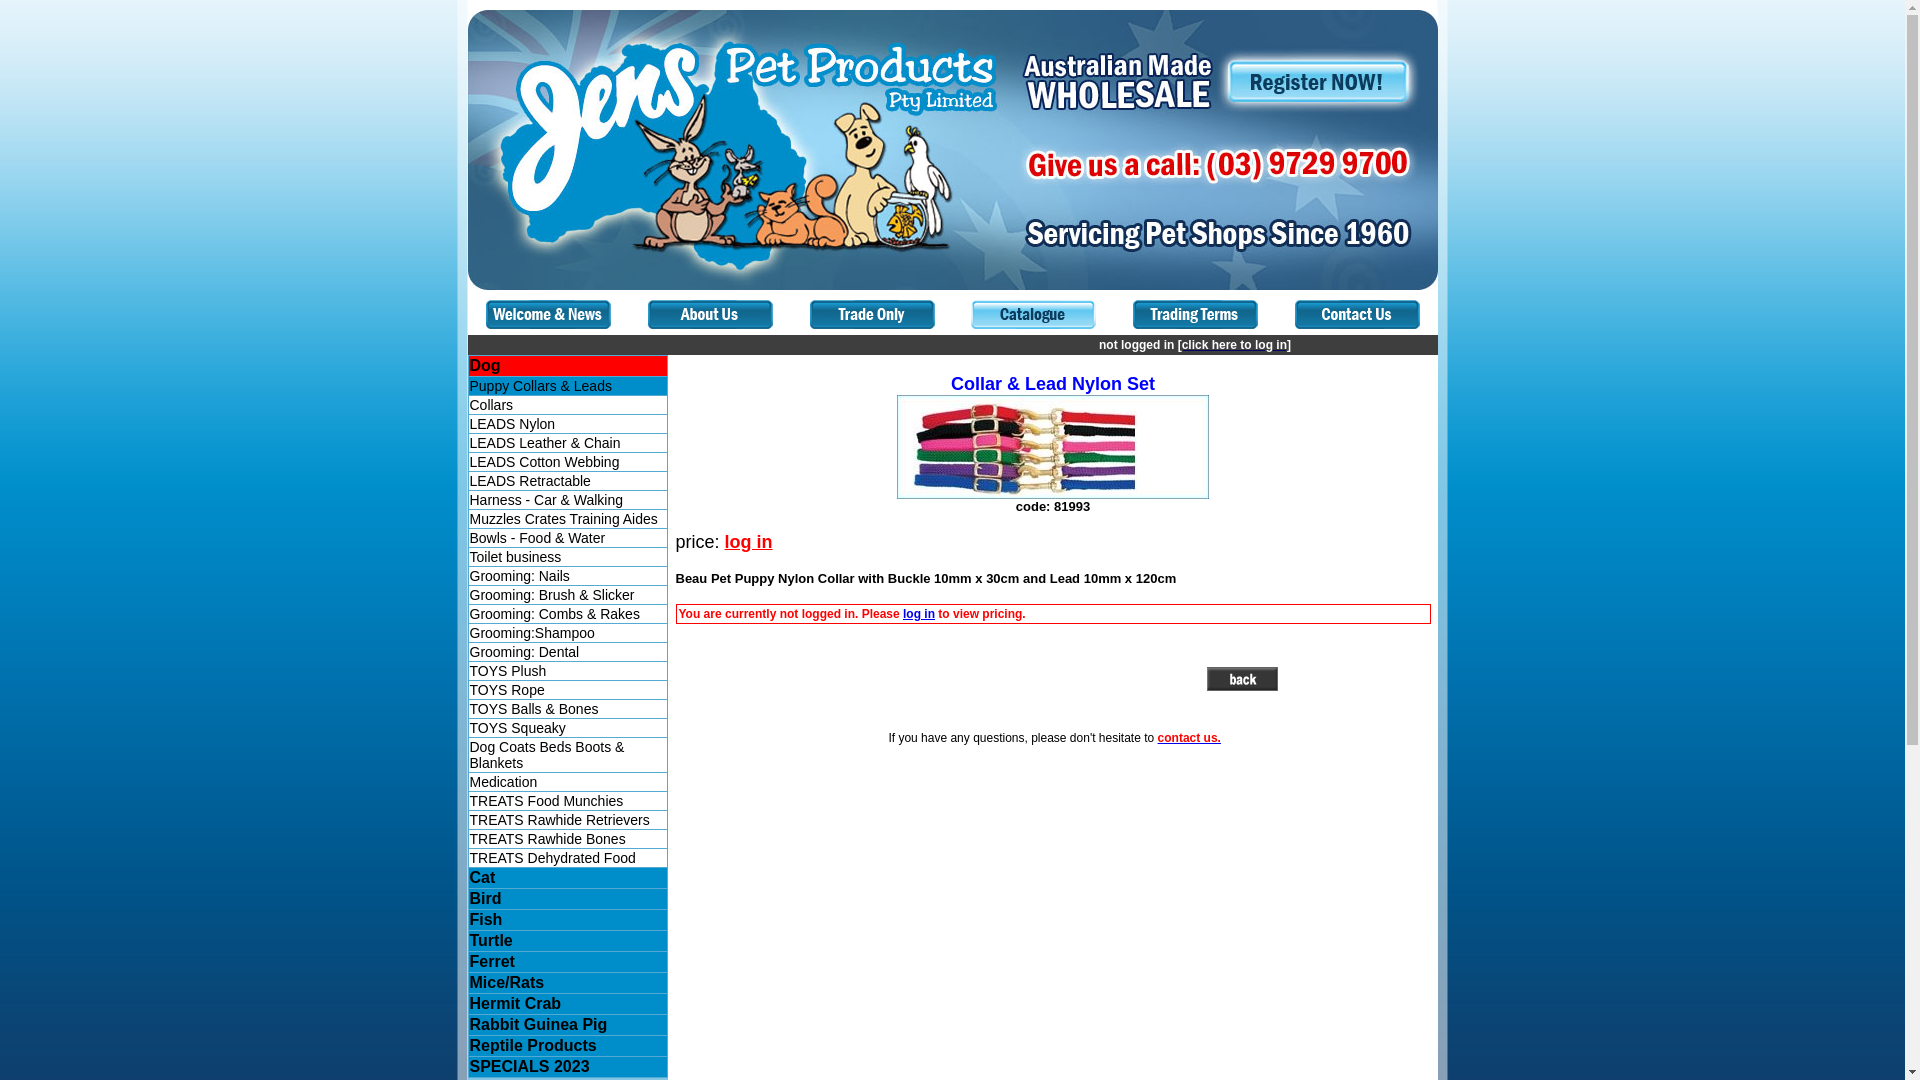 Image resolution: width=1920 pixels, height=1080 pixels. I want to click on 'SPECIALS 2023', so click(529, 1065).